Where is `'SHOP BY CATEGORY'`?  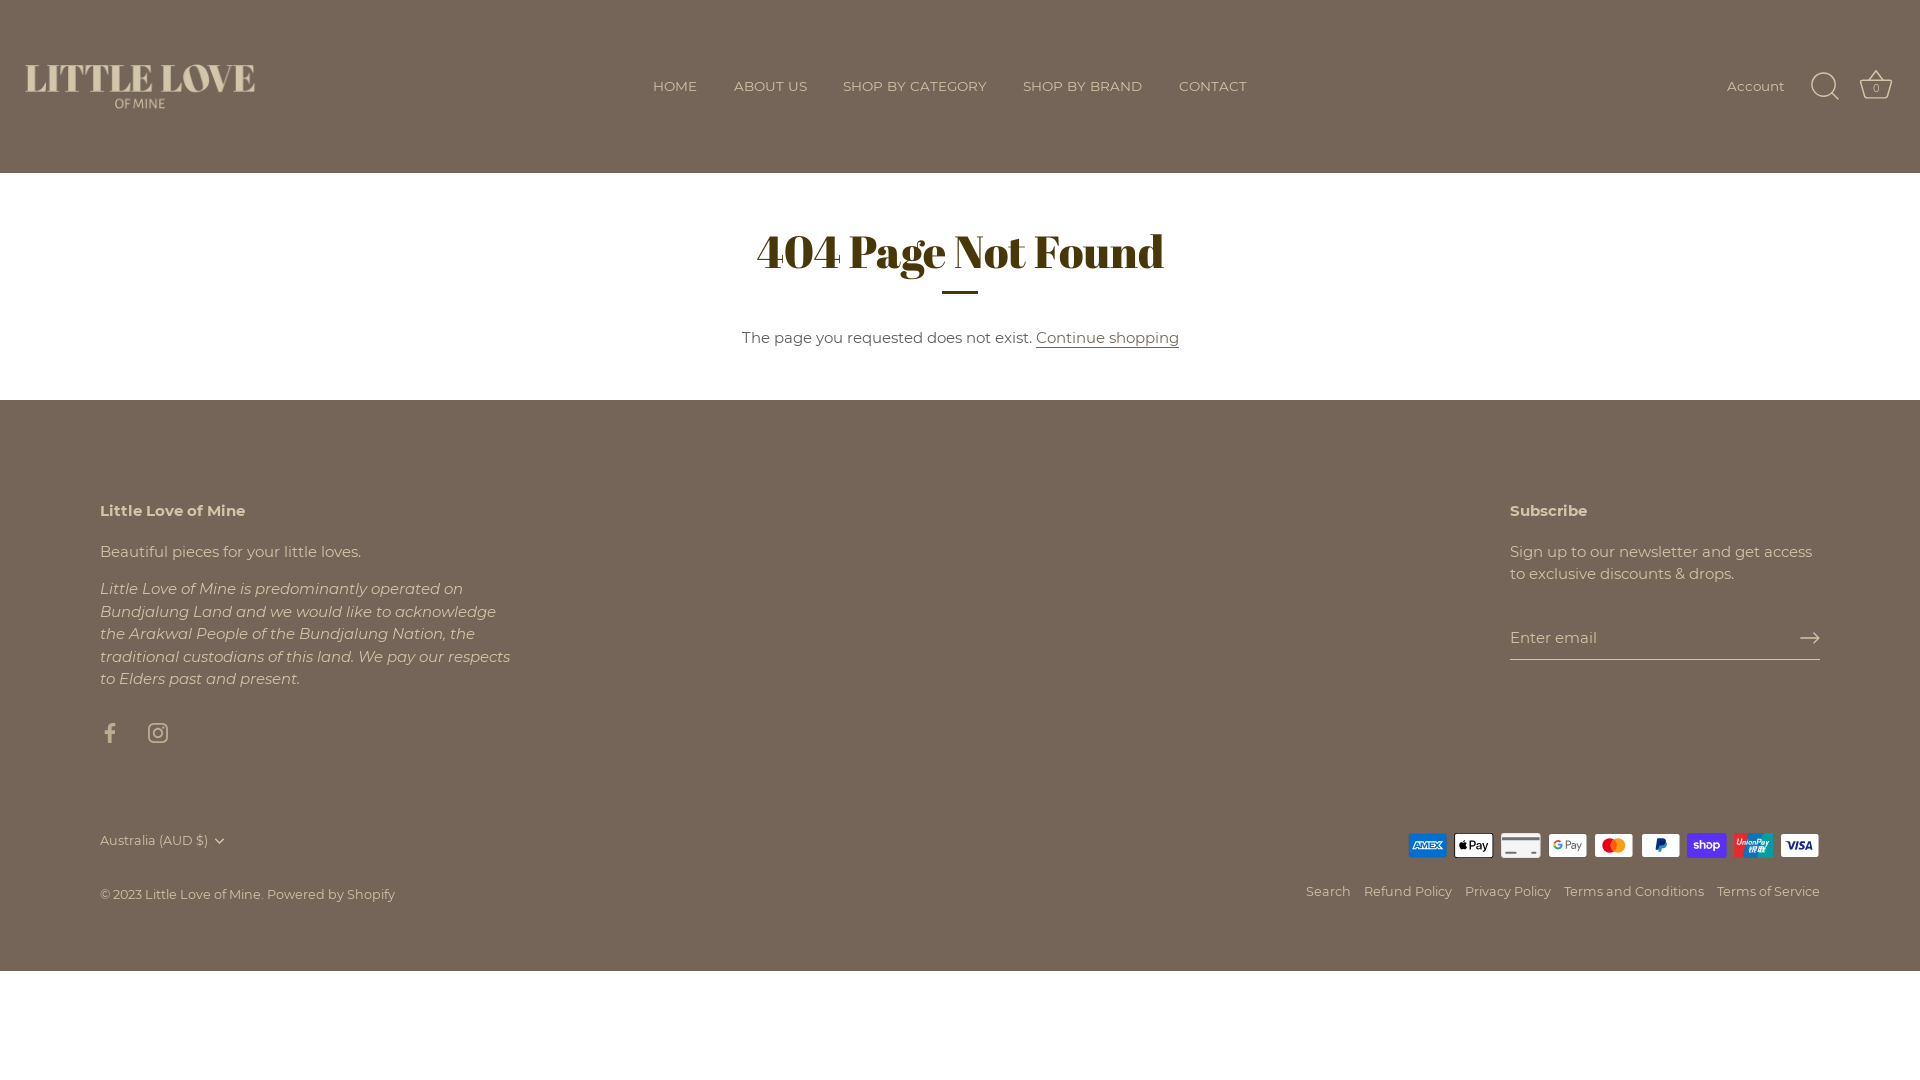
'SHOP BY CATEGORY' is located at coordinates (914, 86).